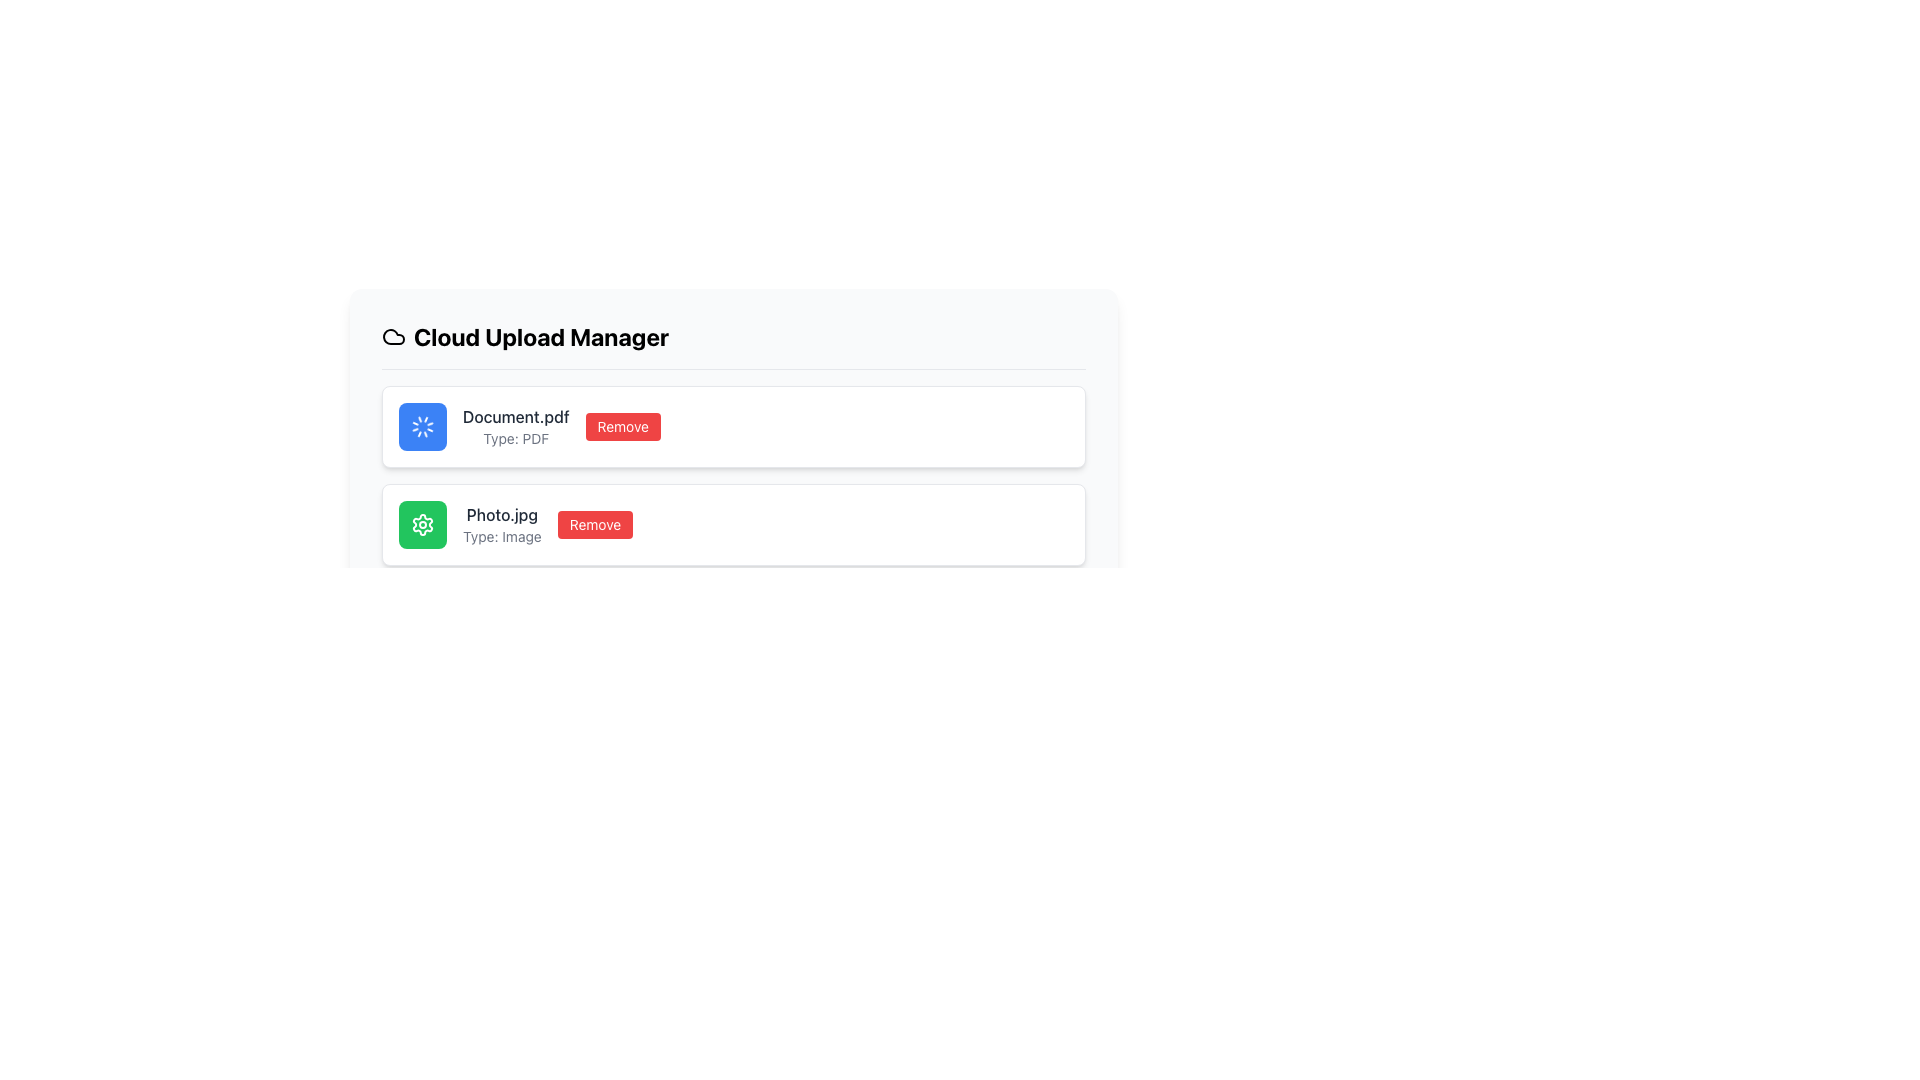  I want to click on the circular, spinning loader icon located within the blue square button above the 'Document.pdf' label, so click(421, 426).